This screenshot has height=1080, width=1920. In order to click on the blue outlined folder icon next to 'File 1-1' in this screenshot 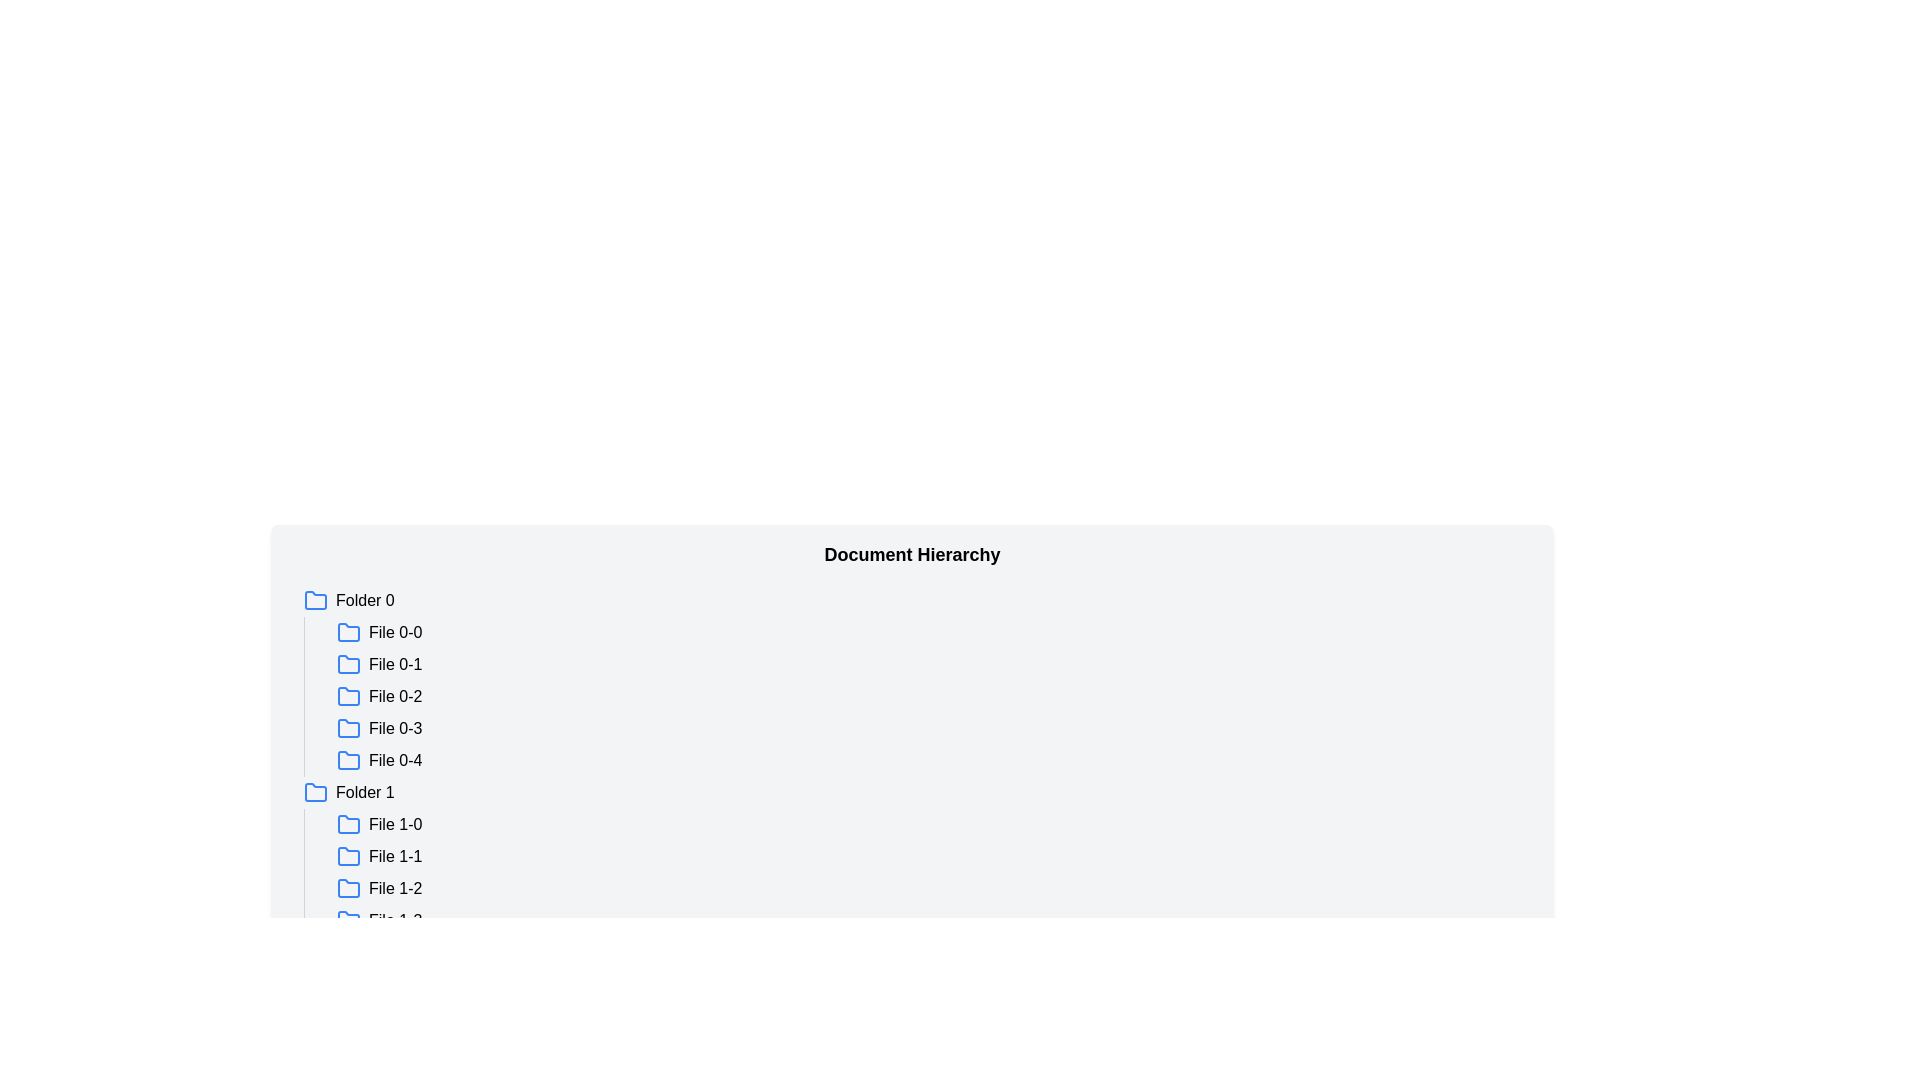, I will do `click(349, 855)`.